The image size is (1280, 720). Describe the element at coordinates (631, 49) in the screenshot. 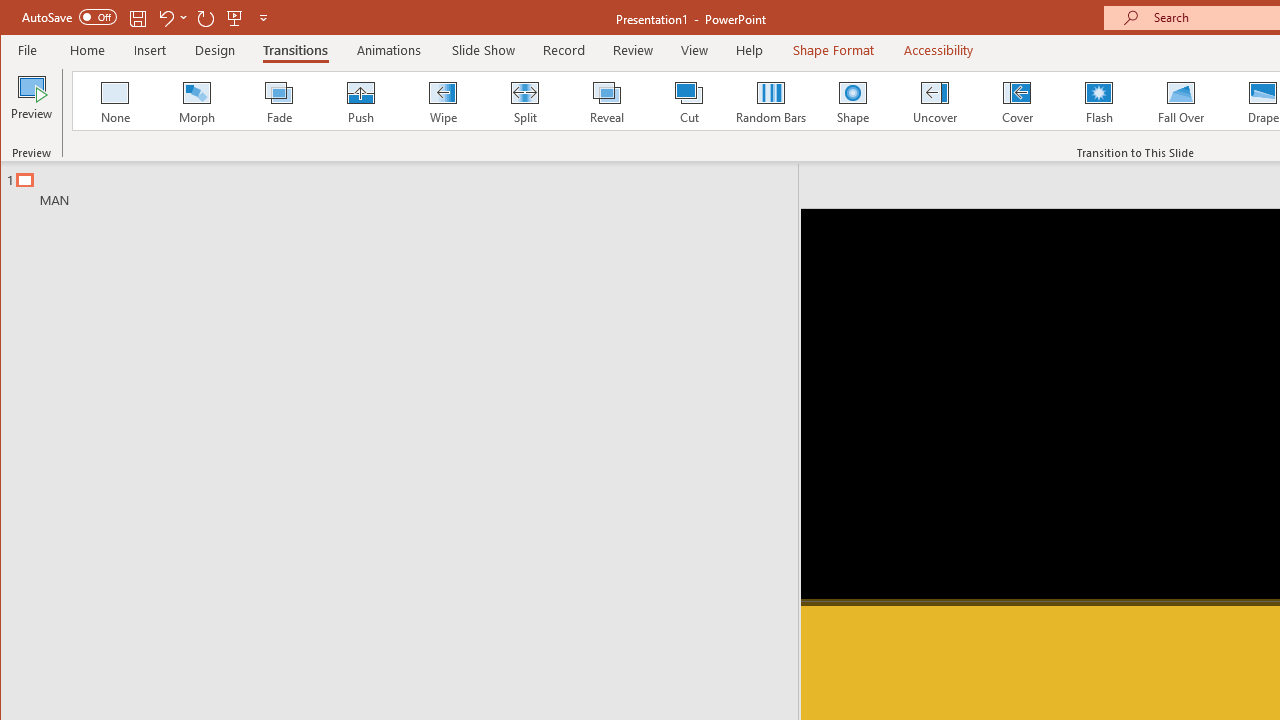

I see `'Review'` at that location.